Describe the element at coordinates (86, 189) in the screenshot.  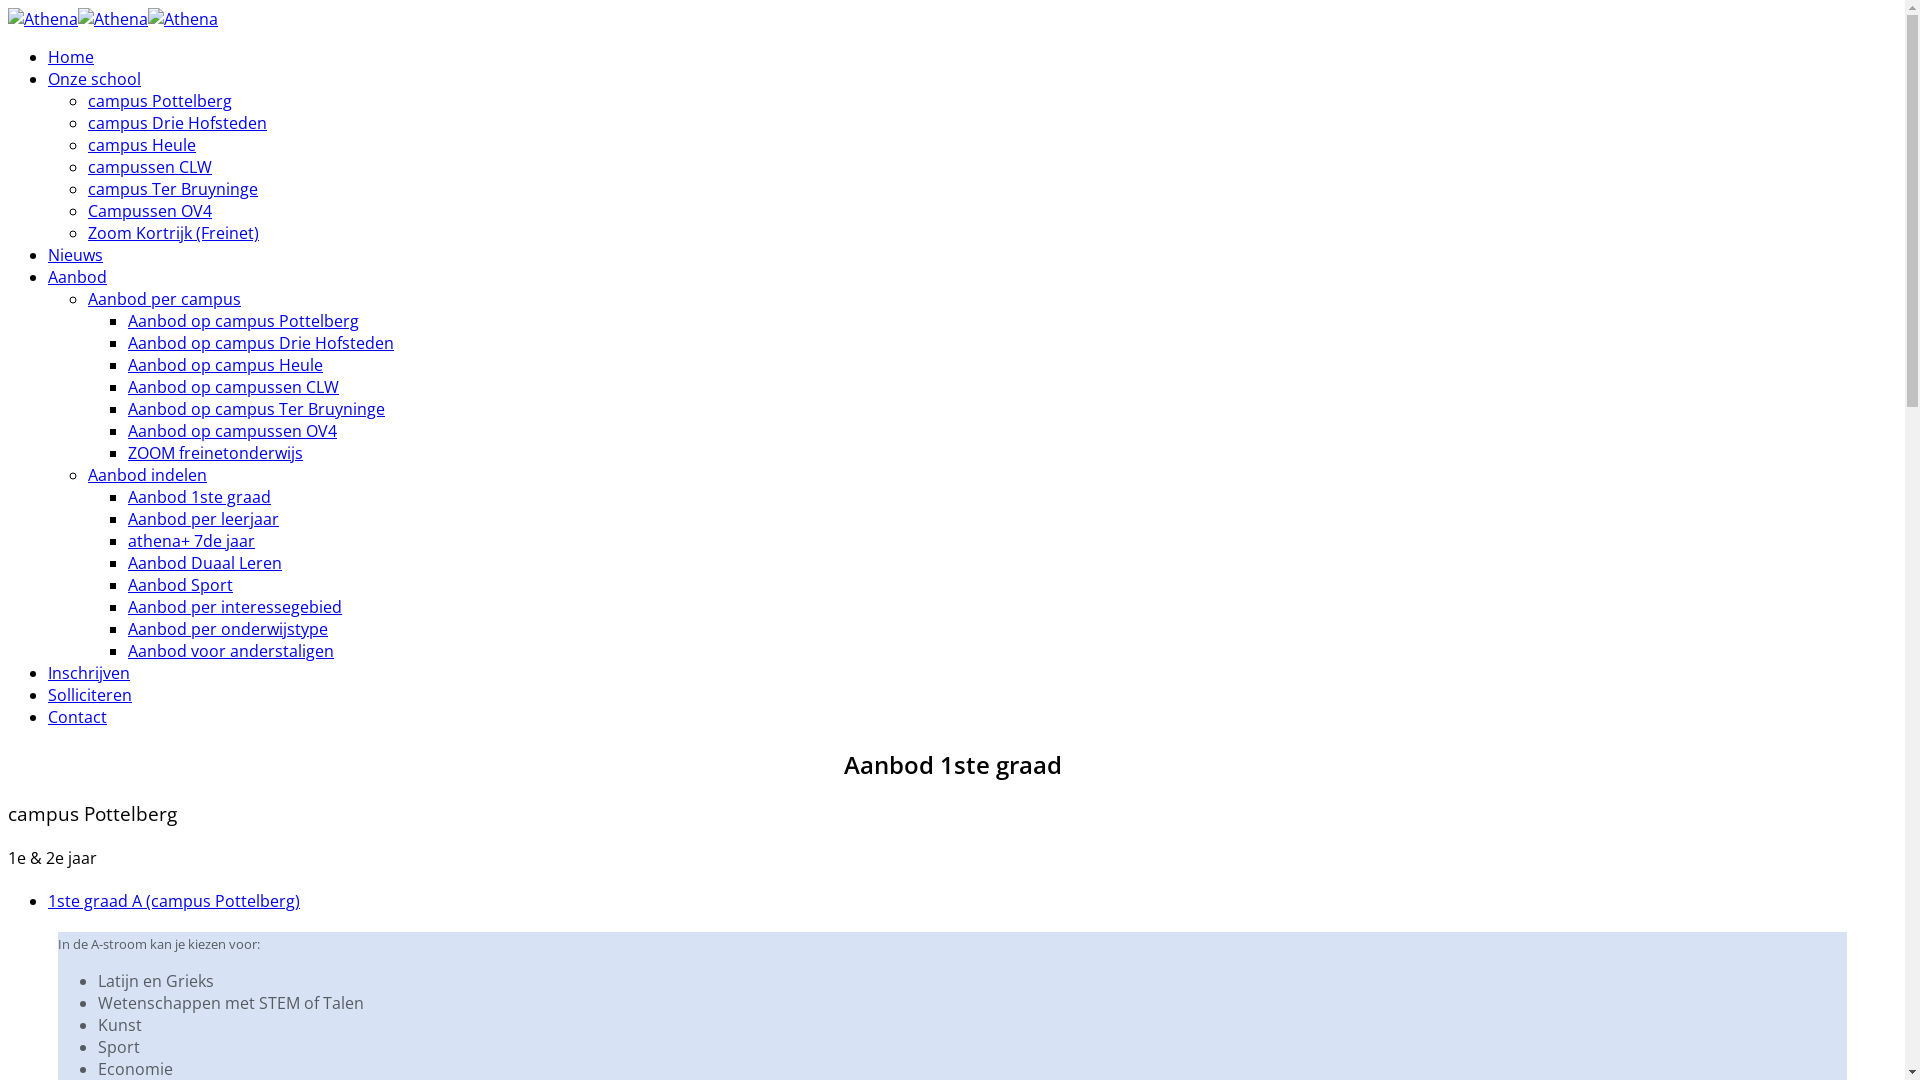
I see `'campus Ter Bruyninge'` at that location.